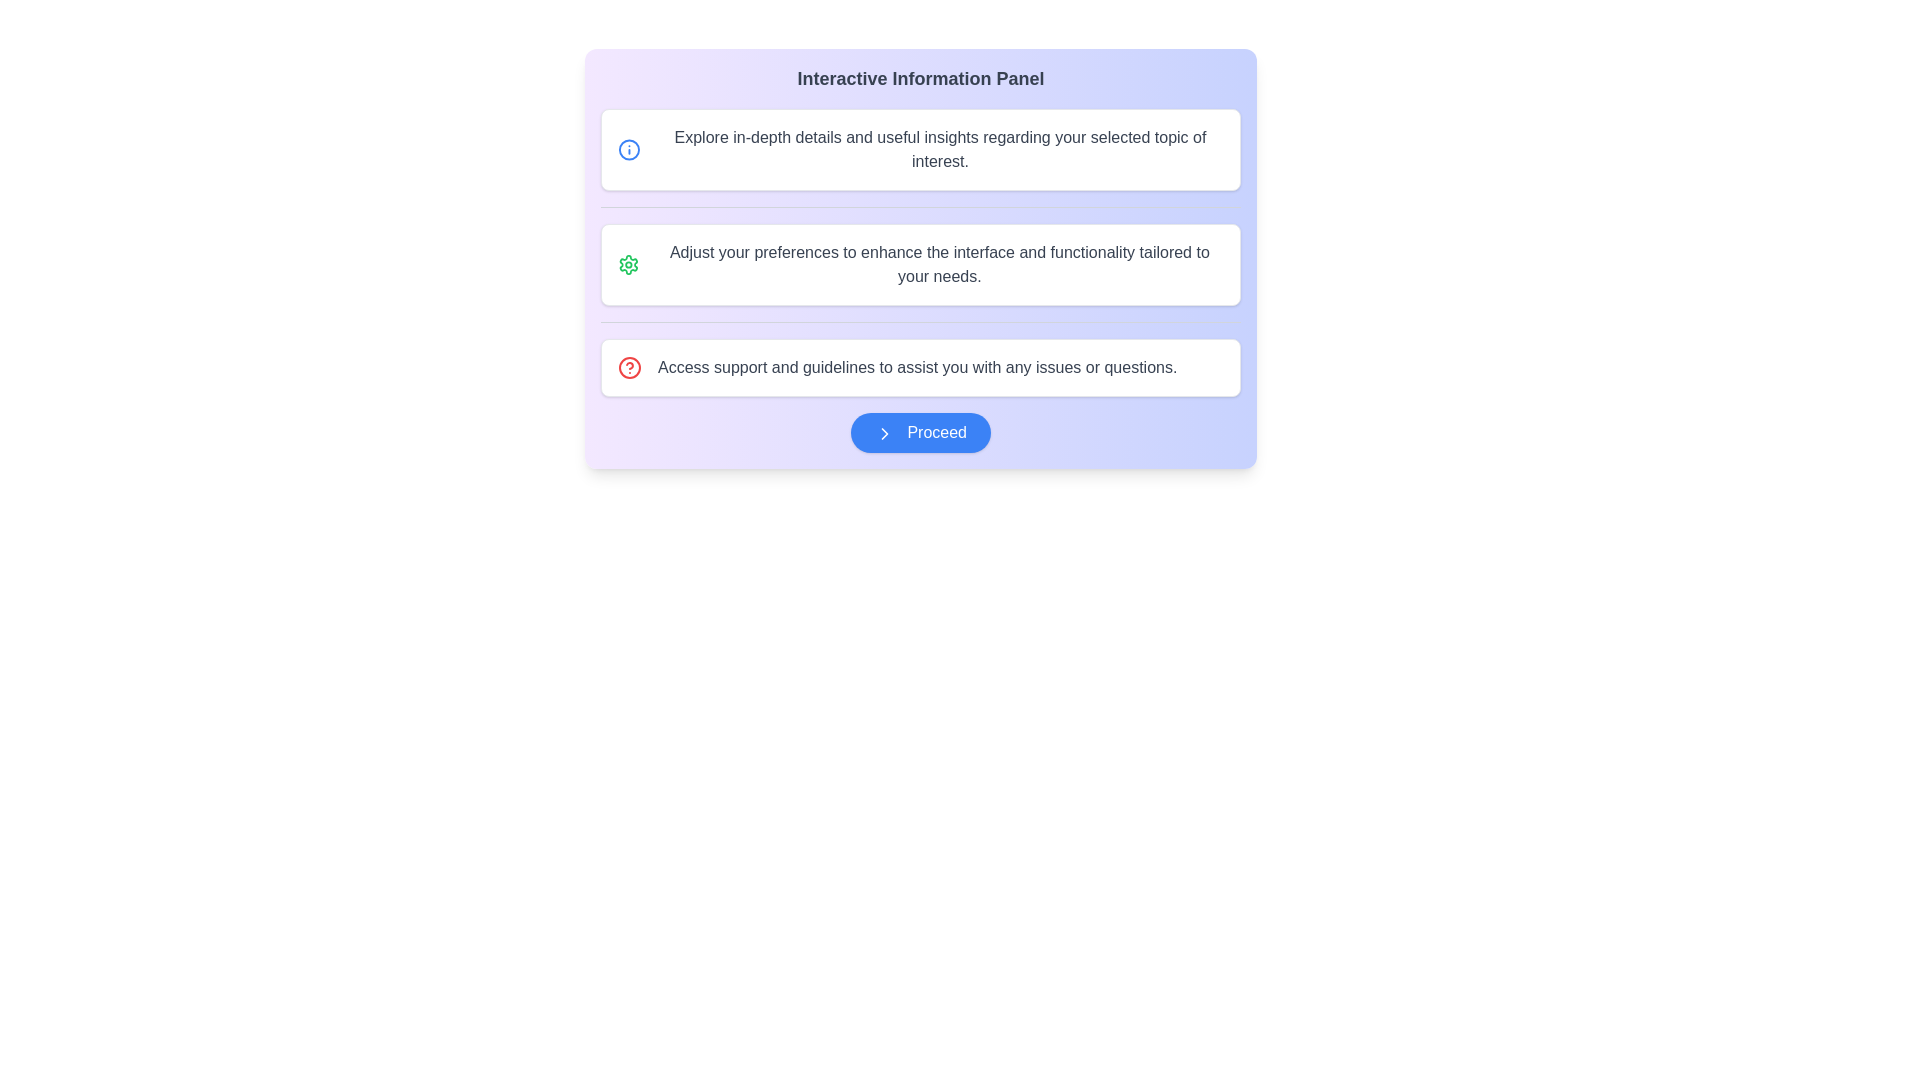 The height and width of the screenshot is (1080, 1920). What do you see at coordinates (883, 432) in the screenshot?
I see `the Decorative icon (chevron-right) located to the left of the 'Proceed' text within the 'Proceed' button at the bottom center of the interface panel` at bounding box center [883, 432].